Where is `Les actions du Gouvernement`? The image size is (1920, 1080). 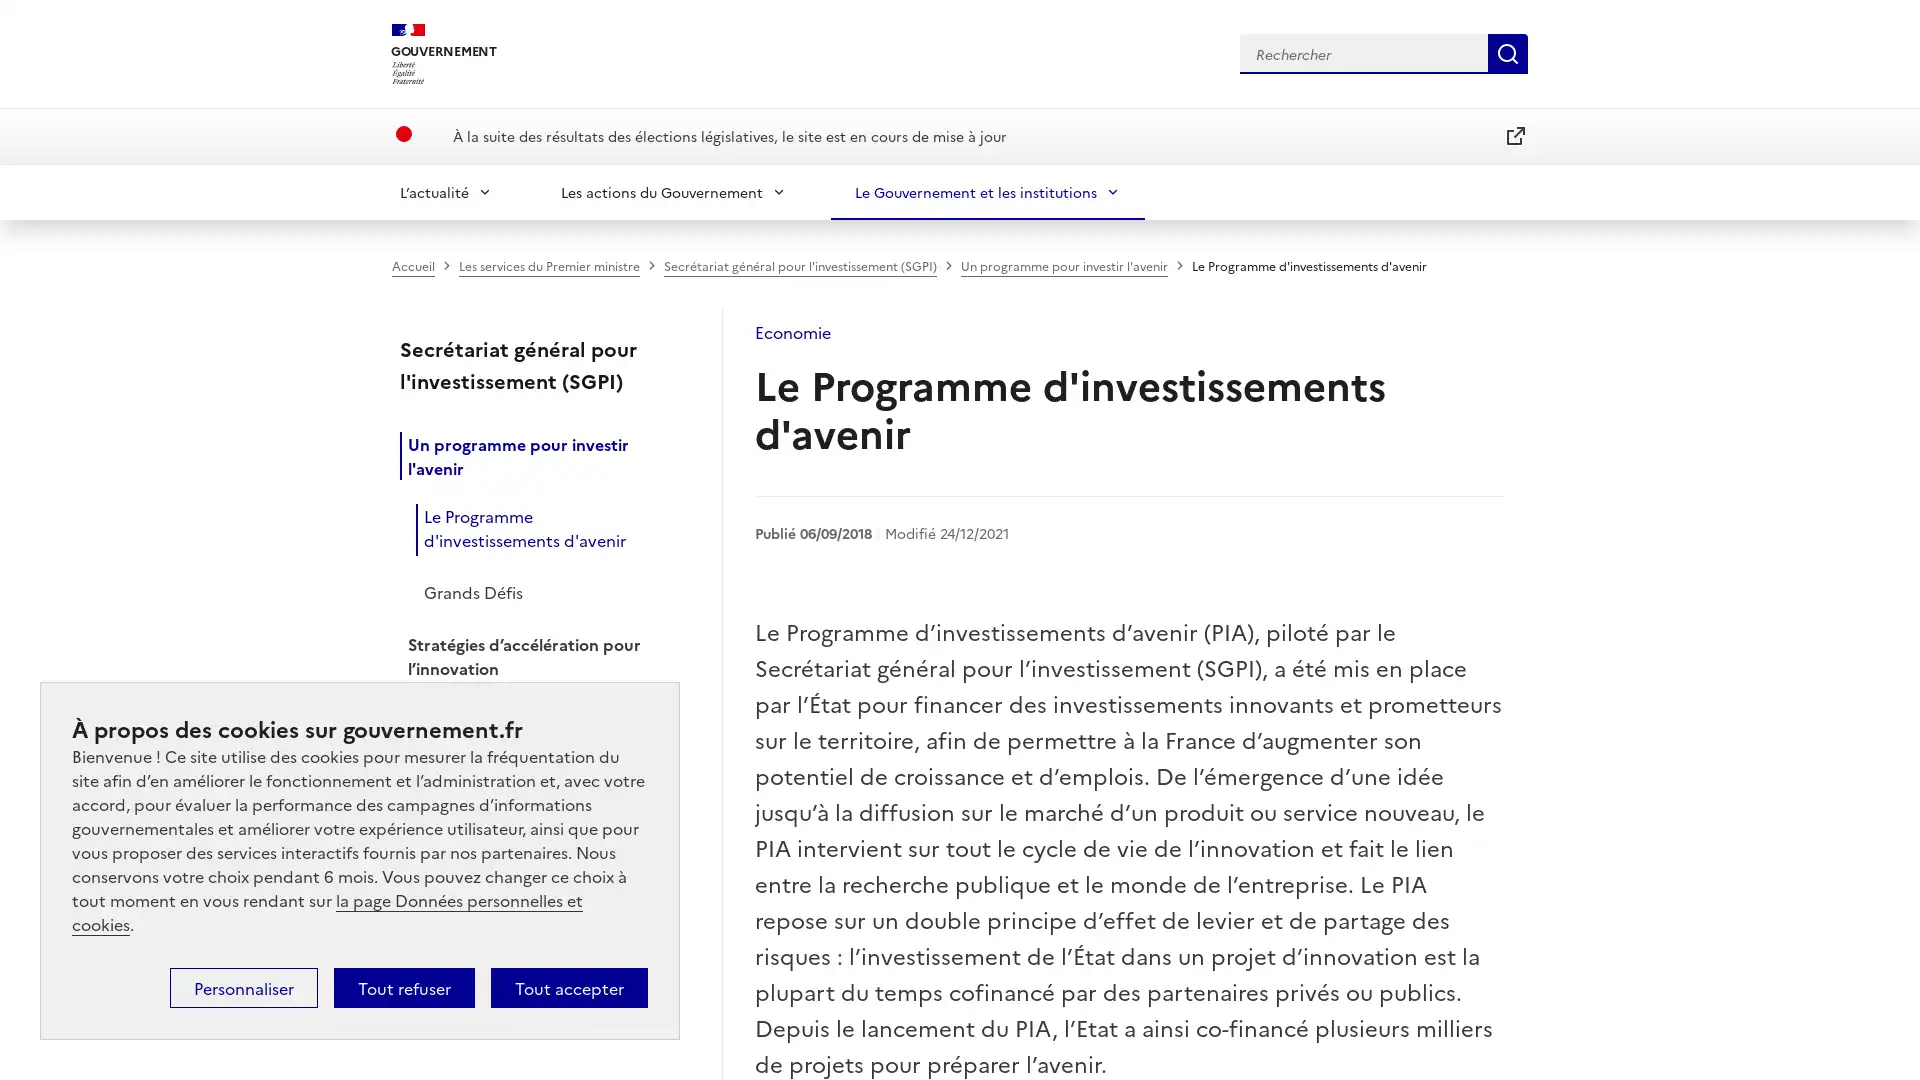
Les actions du Gouvernement is located at coordinates (673, 191).